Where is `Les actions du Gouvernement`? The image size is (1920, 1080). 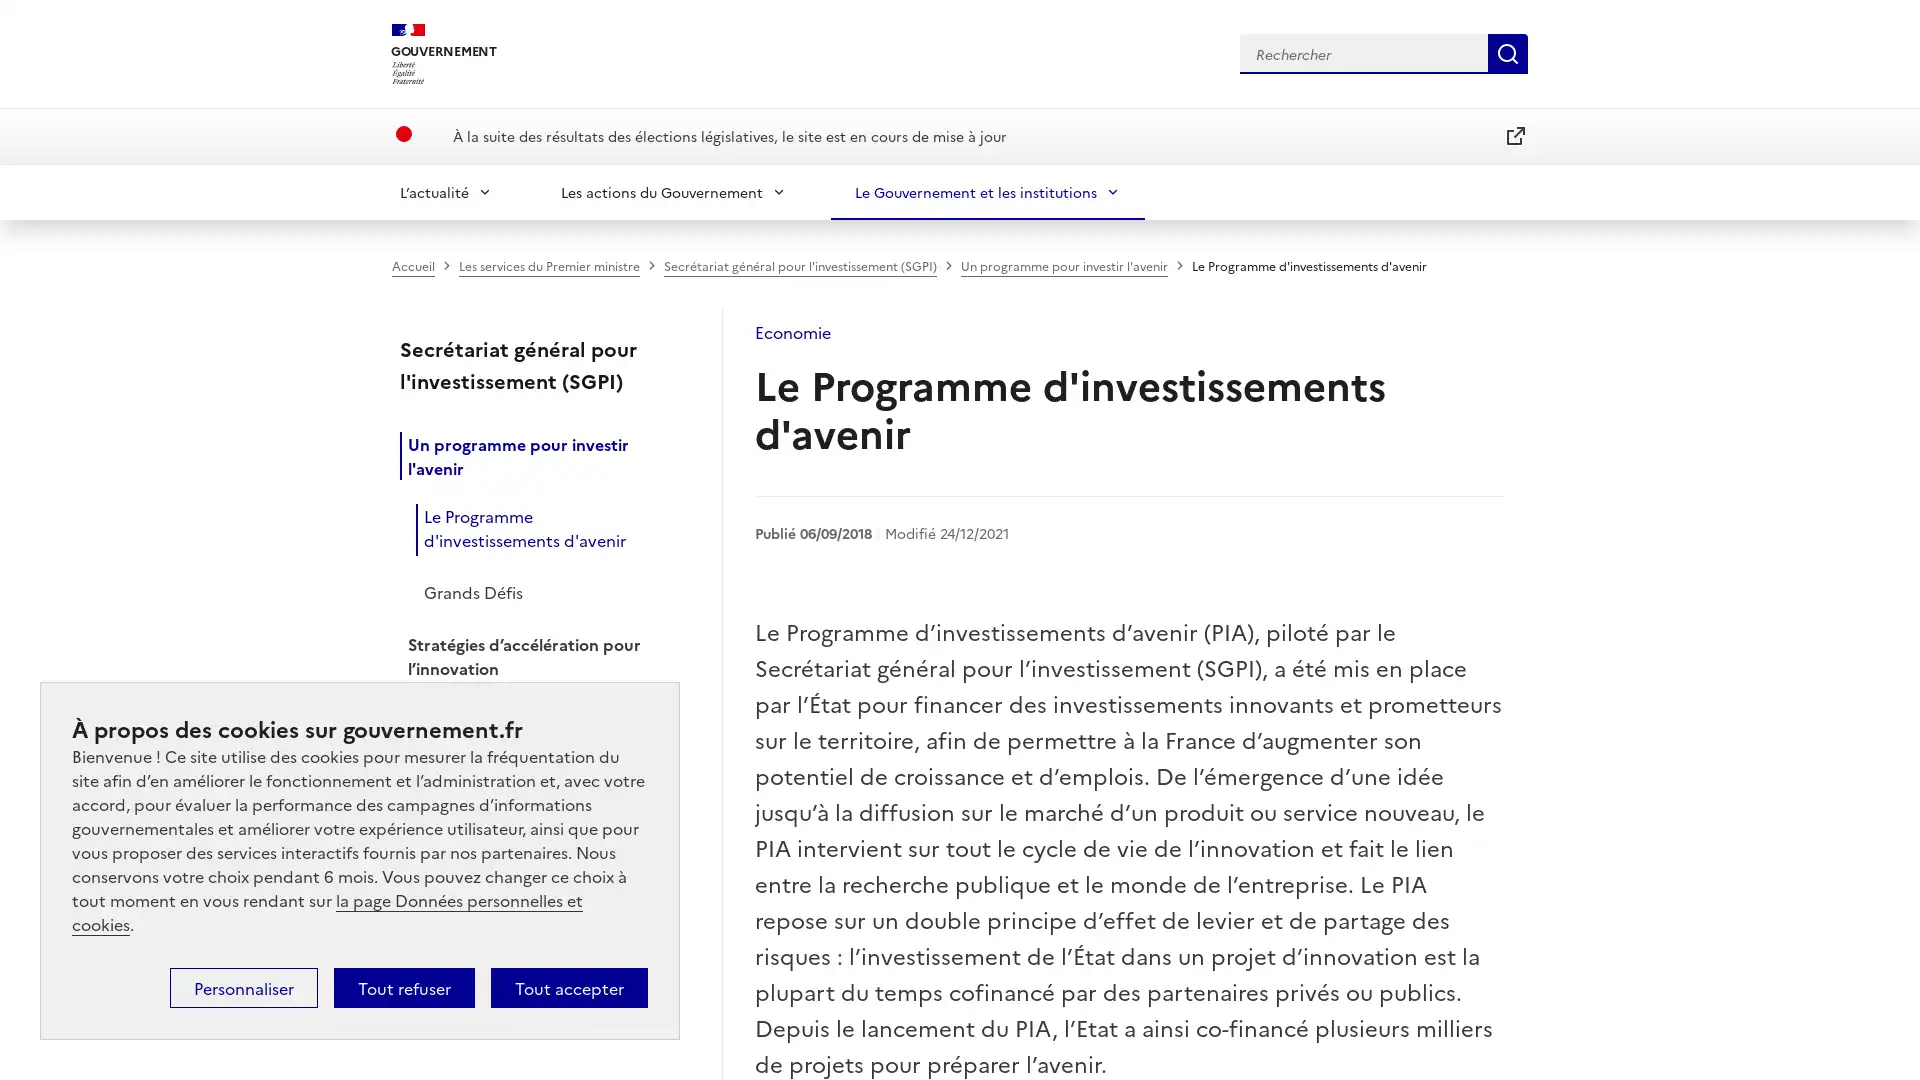
Les actions du Gouvernement is located at coordinates (673, 191).